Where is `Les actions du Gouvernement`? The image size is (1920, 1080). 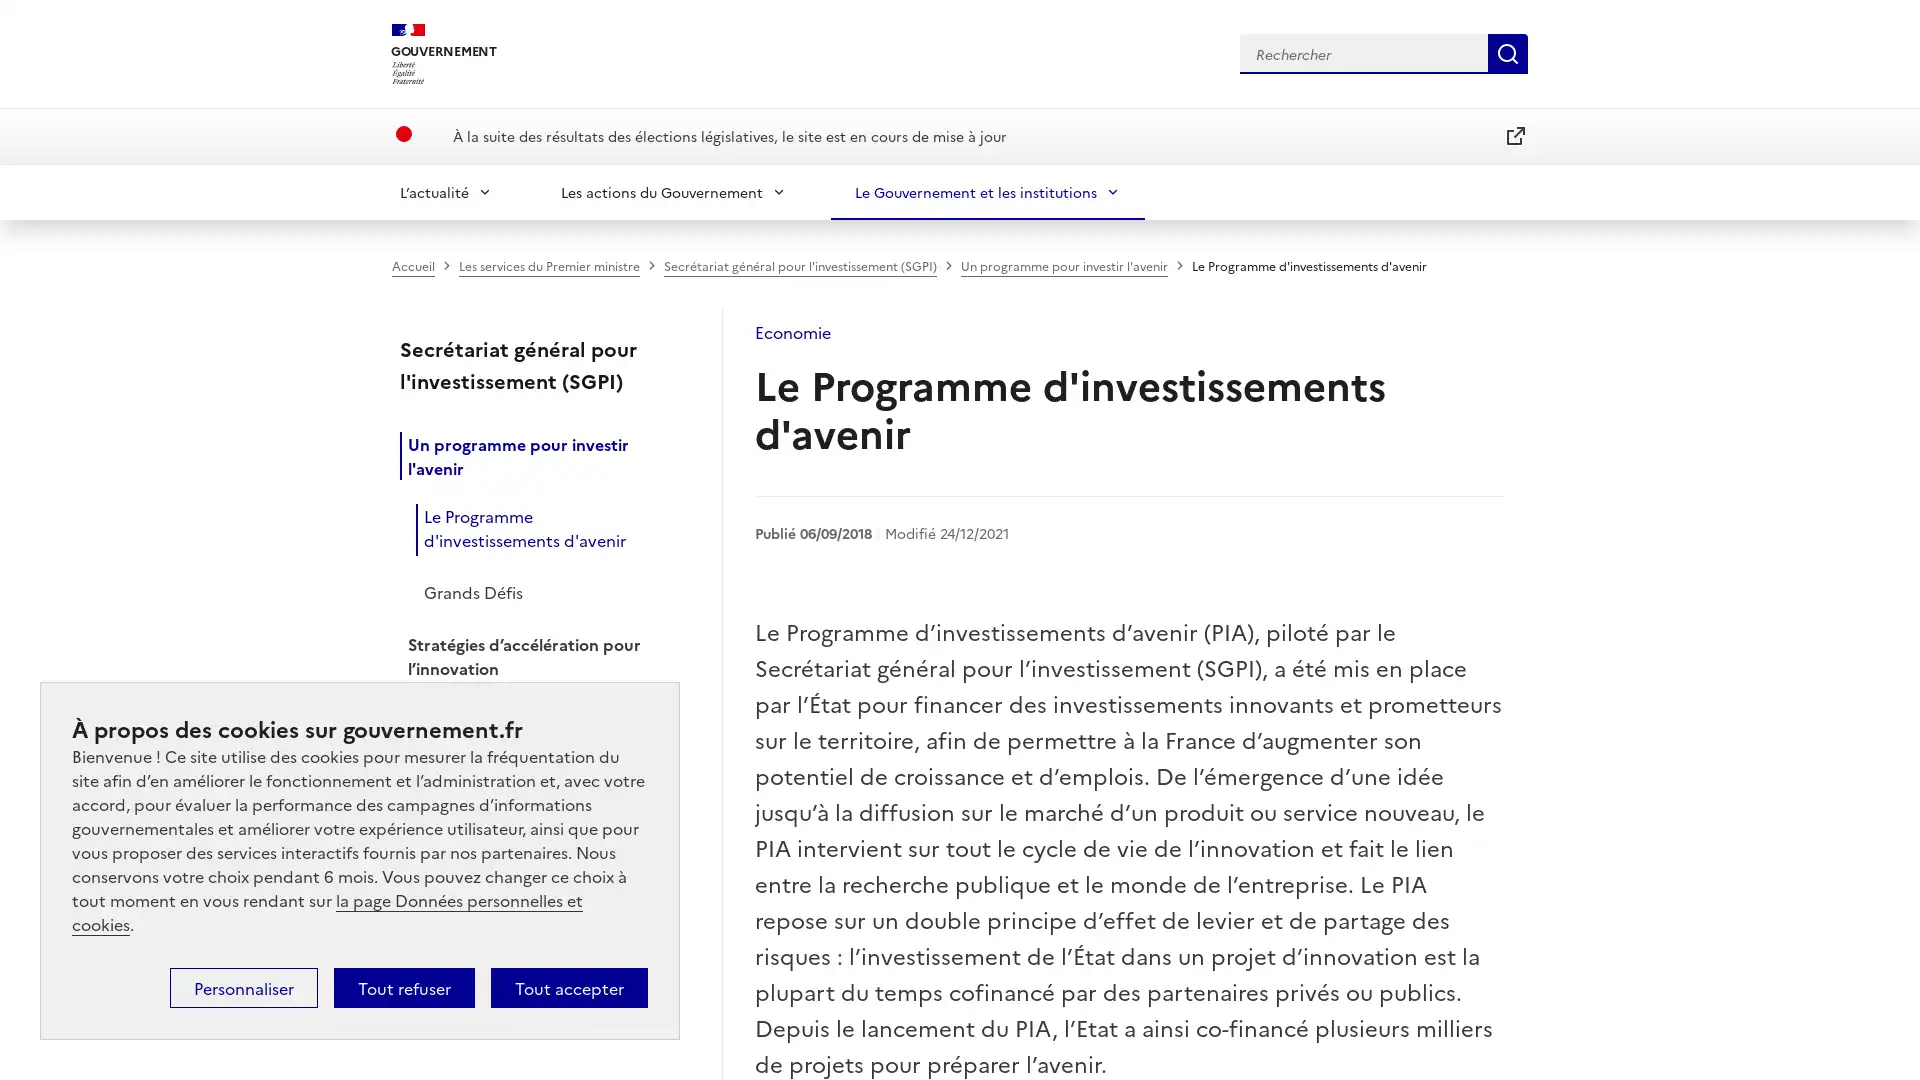
Les actions du Gouvernement is located at coordinates (673, 191).